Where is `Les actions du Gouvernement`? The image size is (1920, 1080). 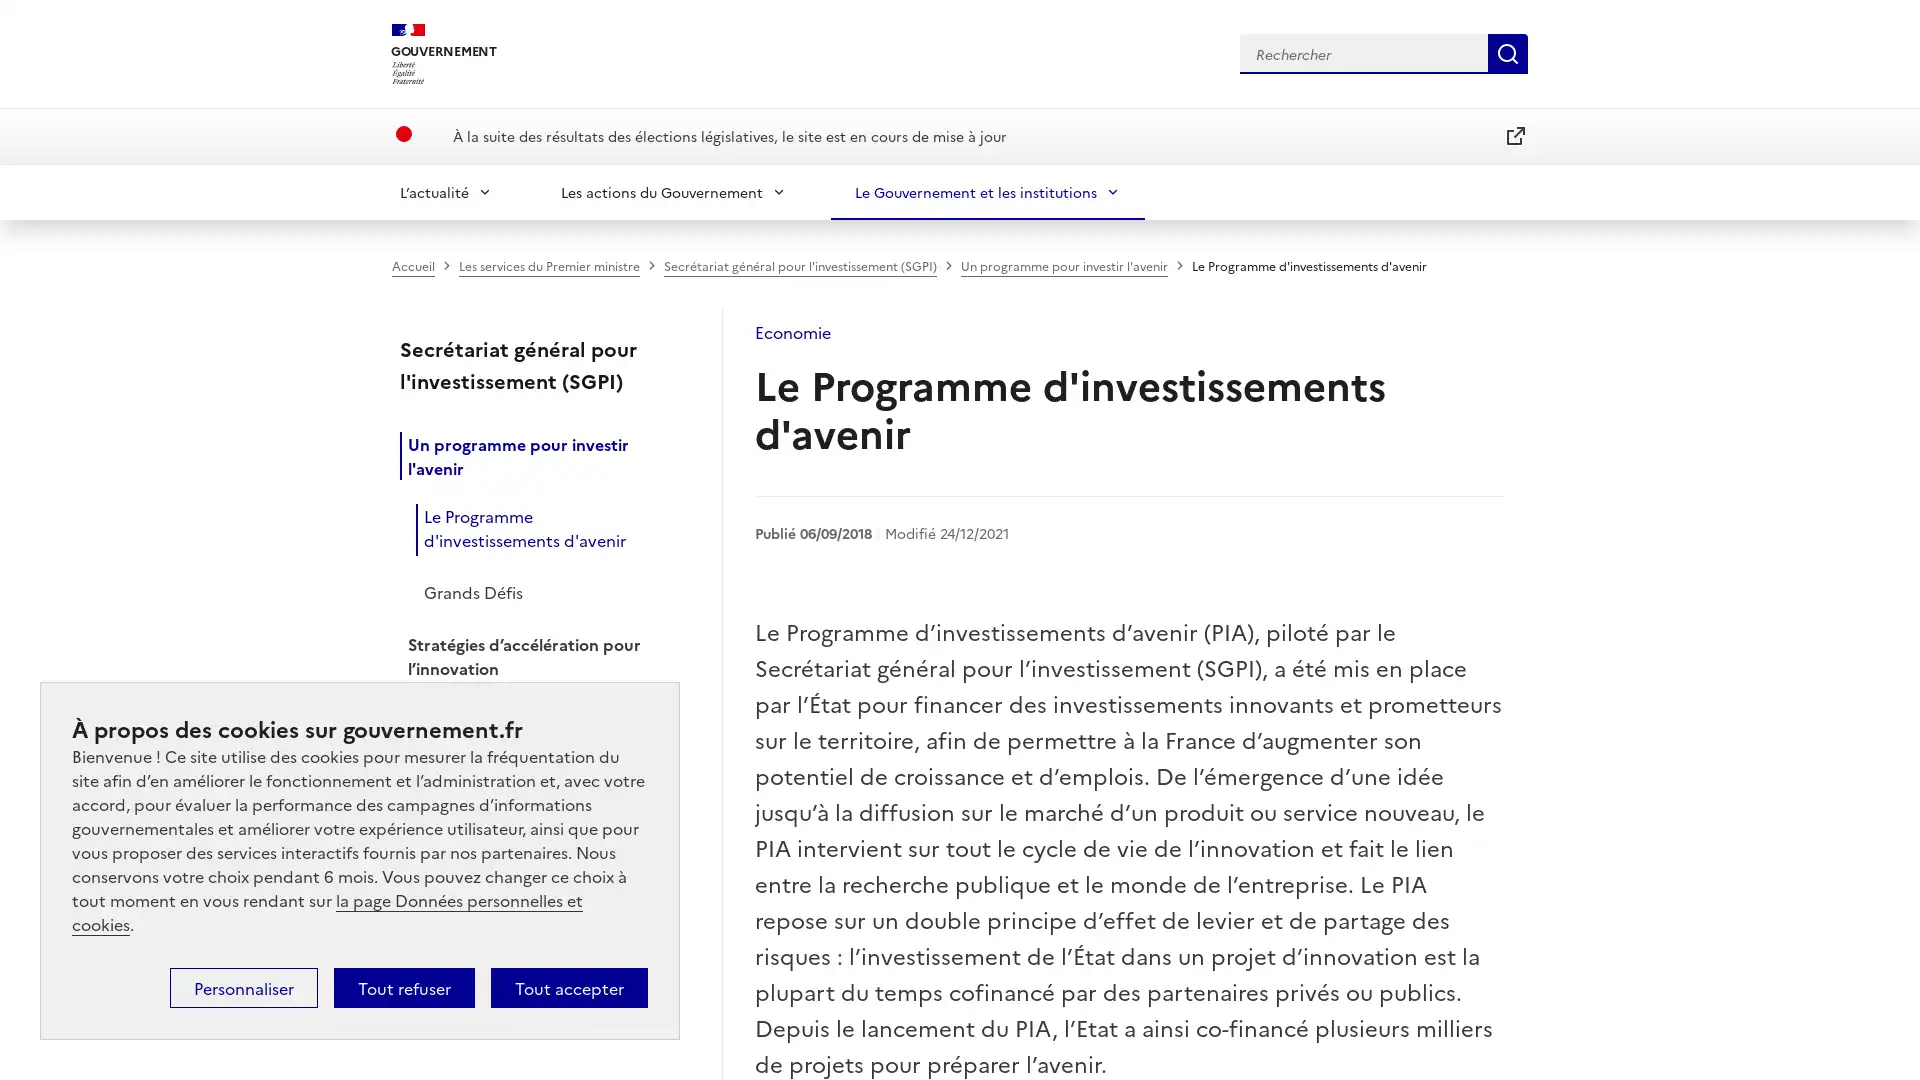
Les actions du Gouvernement is located at coordinates (673, 191).